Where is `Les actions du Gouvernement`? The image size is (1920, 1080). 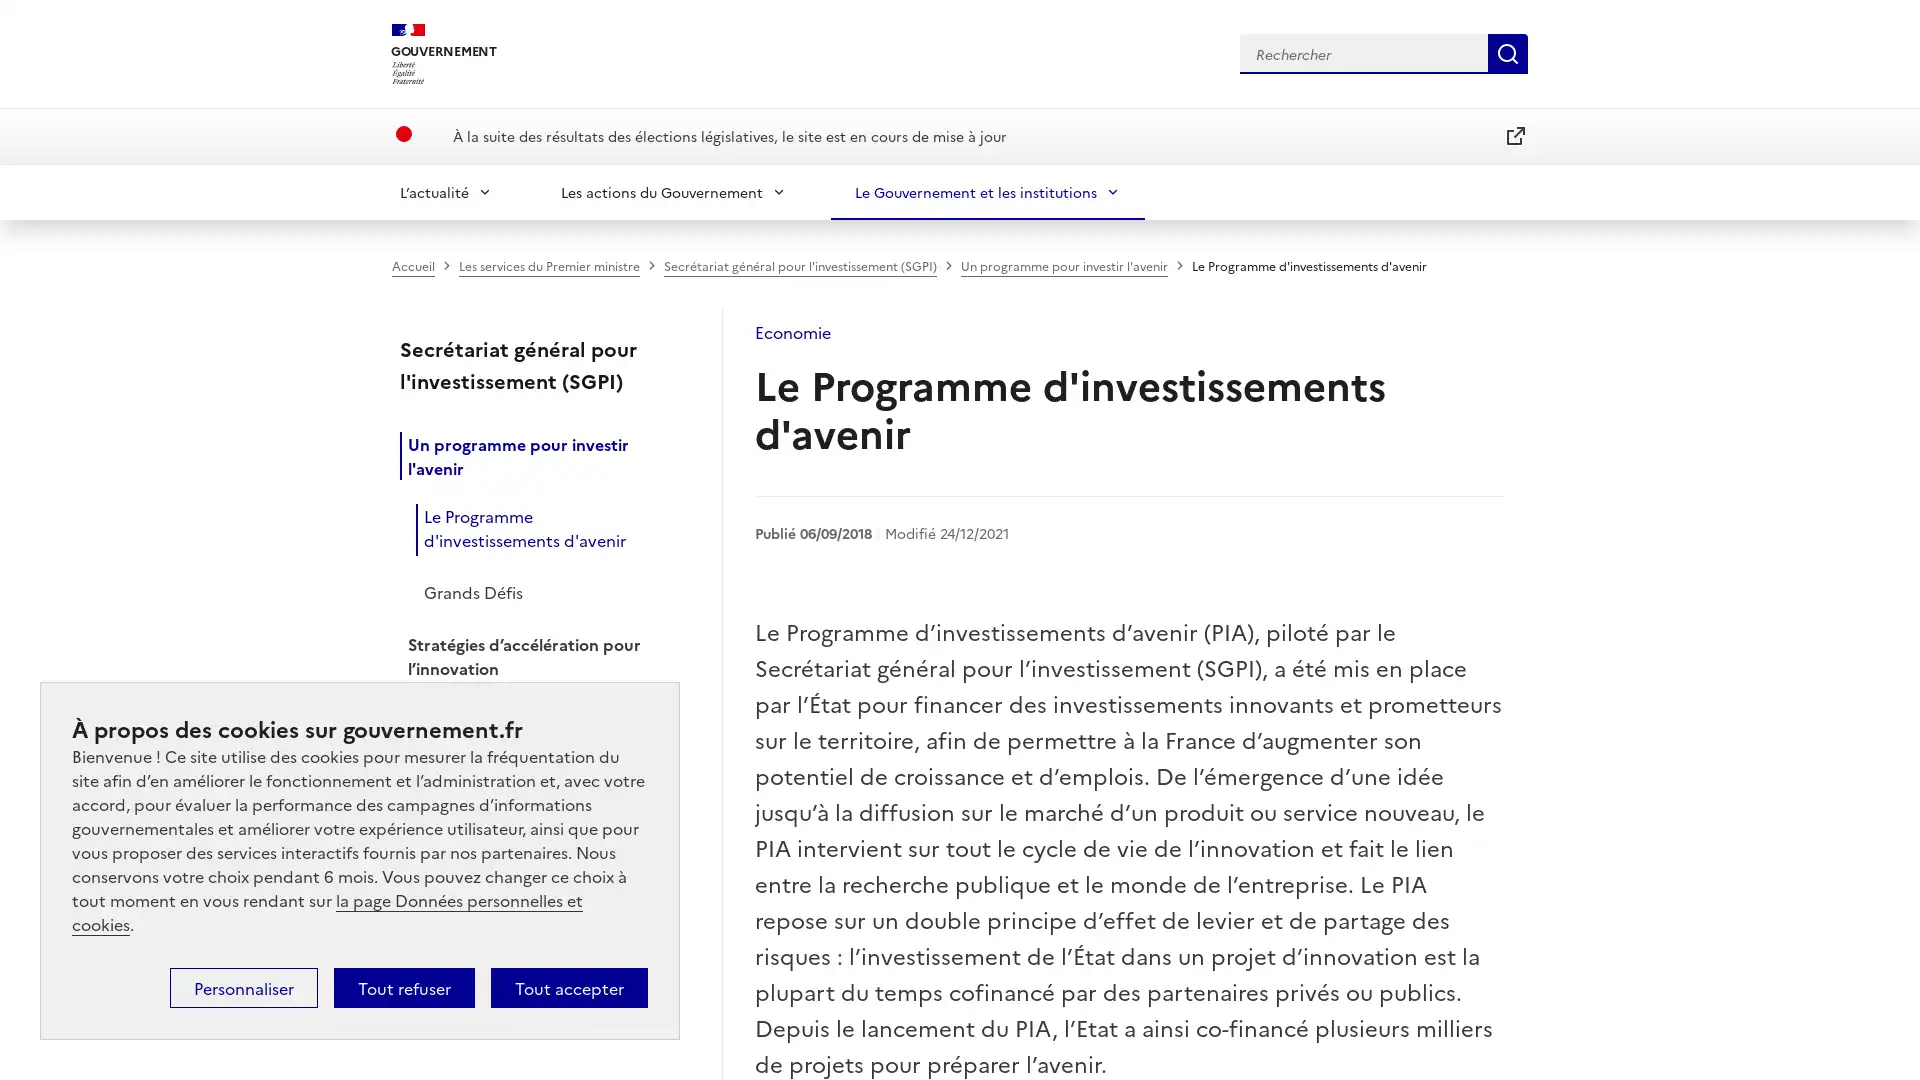
Les actions du Gouvernement is located at coordinates (673, 191).